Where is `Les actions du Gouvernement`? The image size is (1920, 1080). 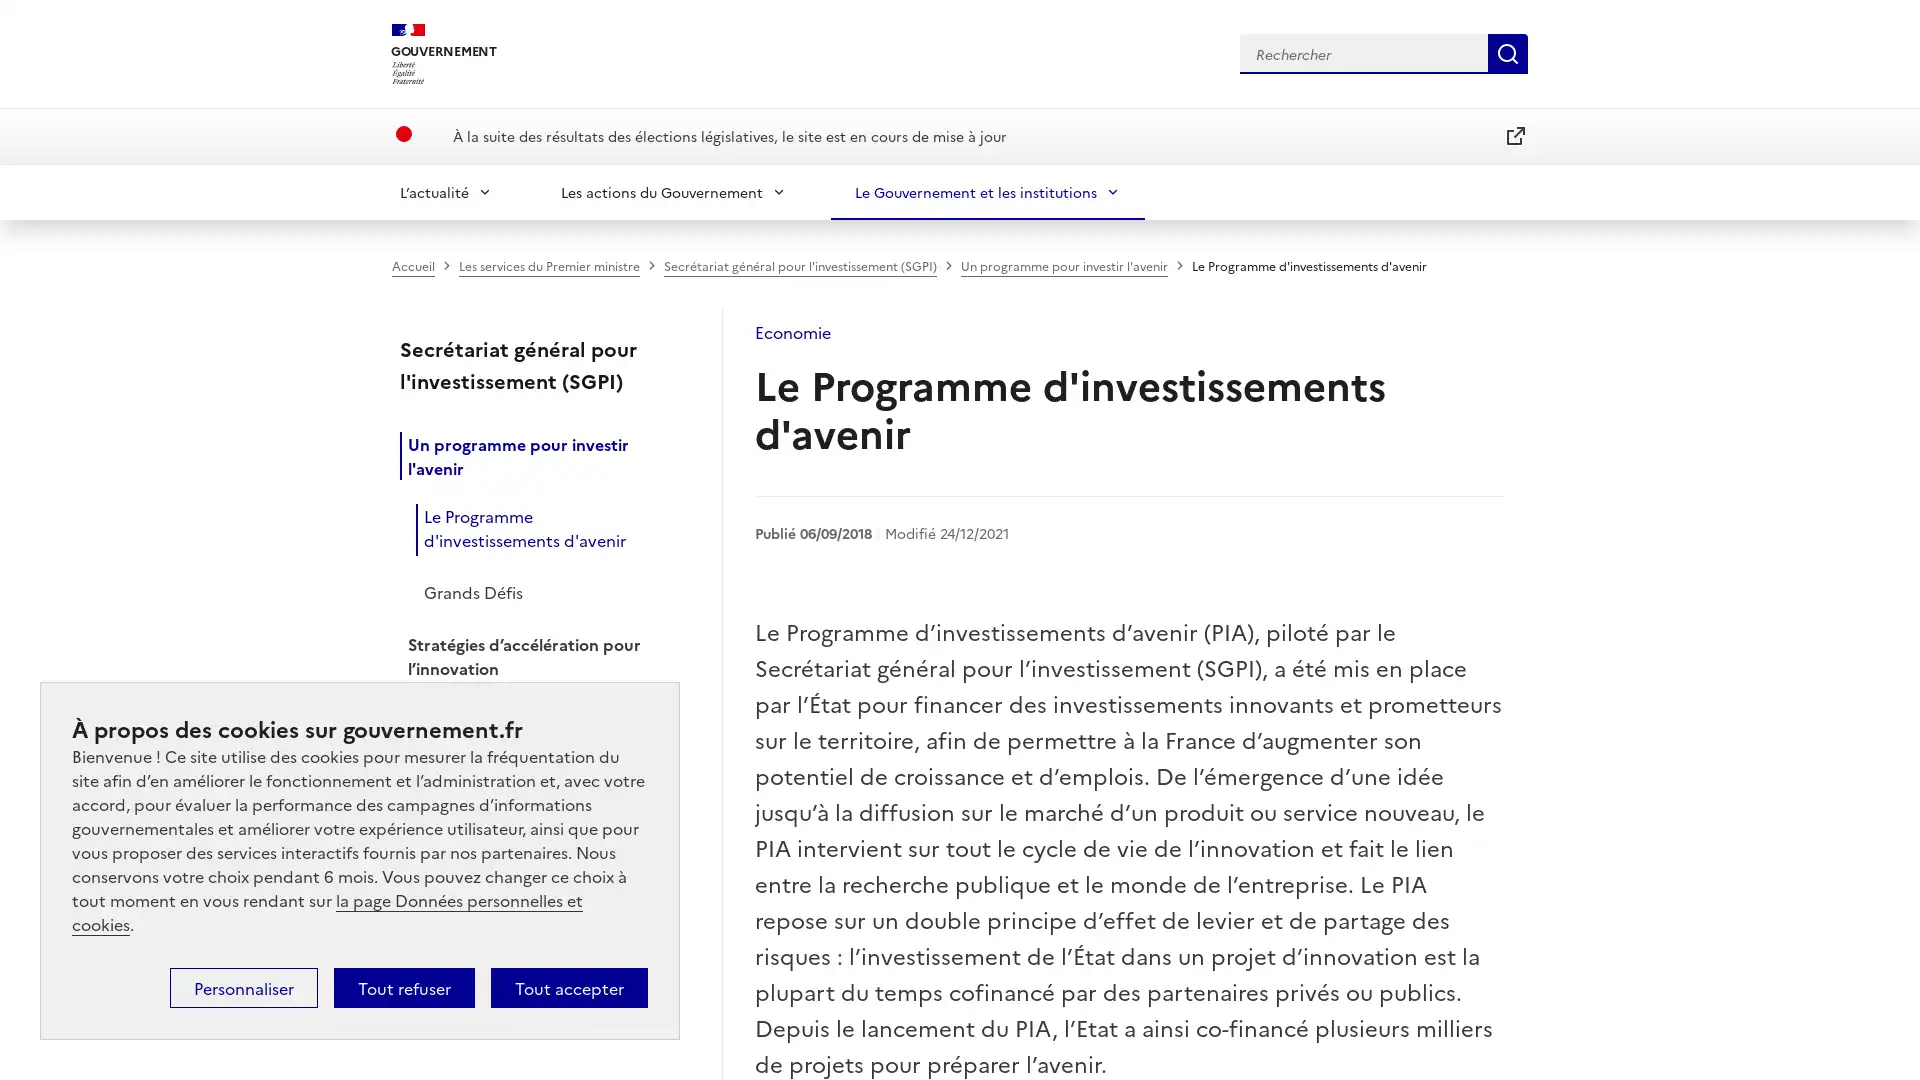
Les actions du Gouvernement is located at coordinates (673, 191).